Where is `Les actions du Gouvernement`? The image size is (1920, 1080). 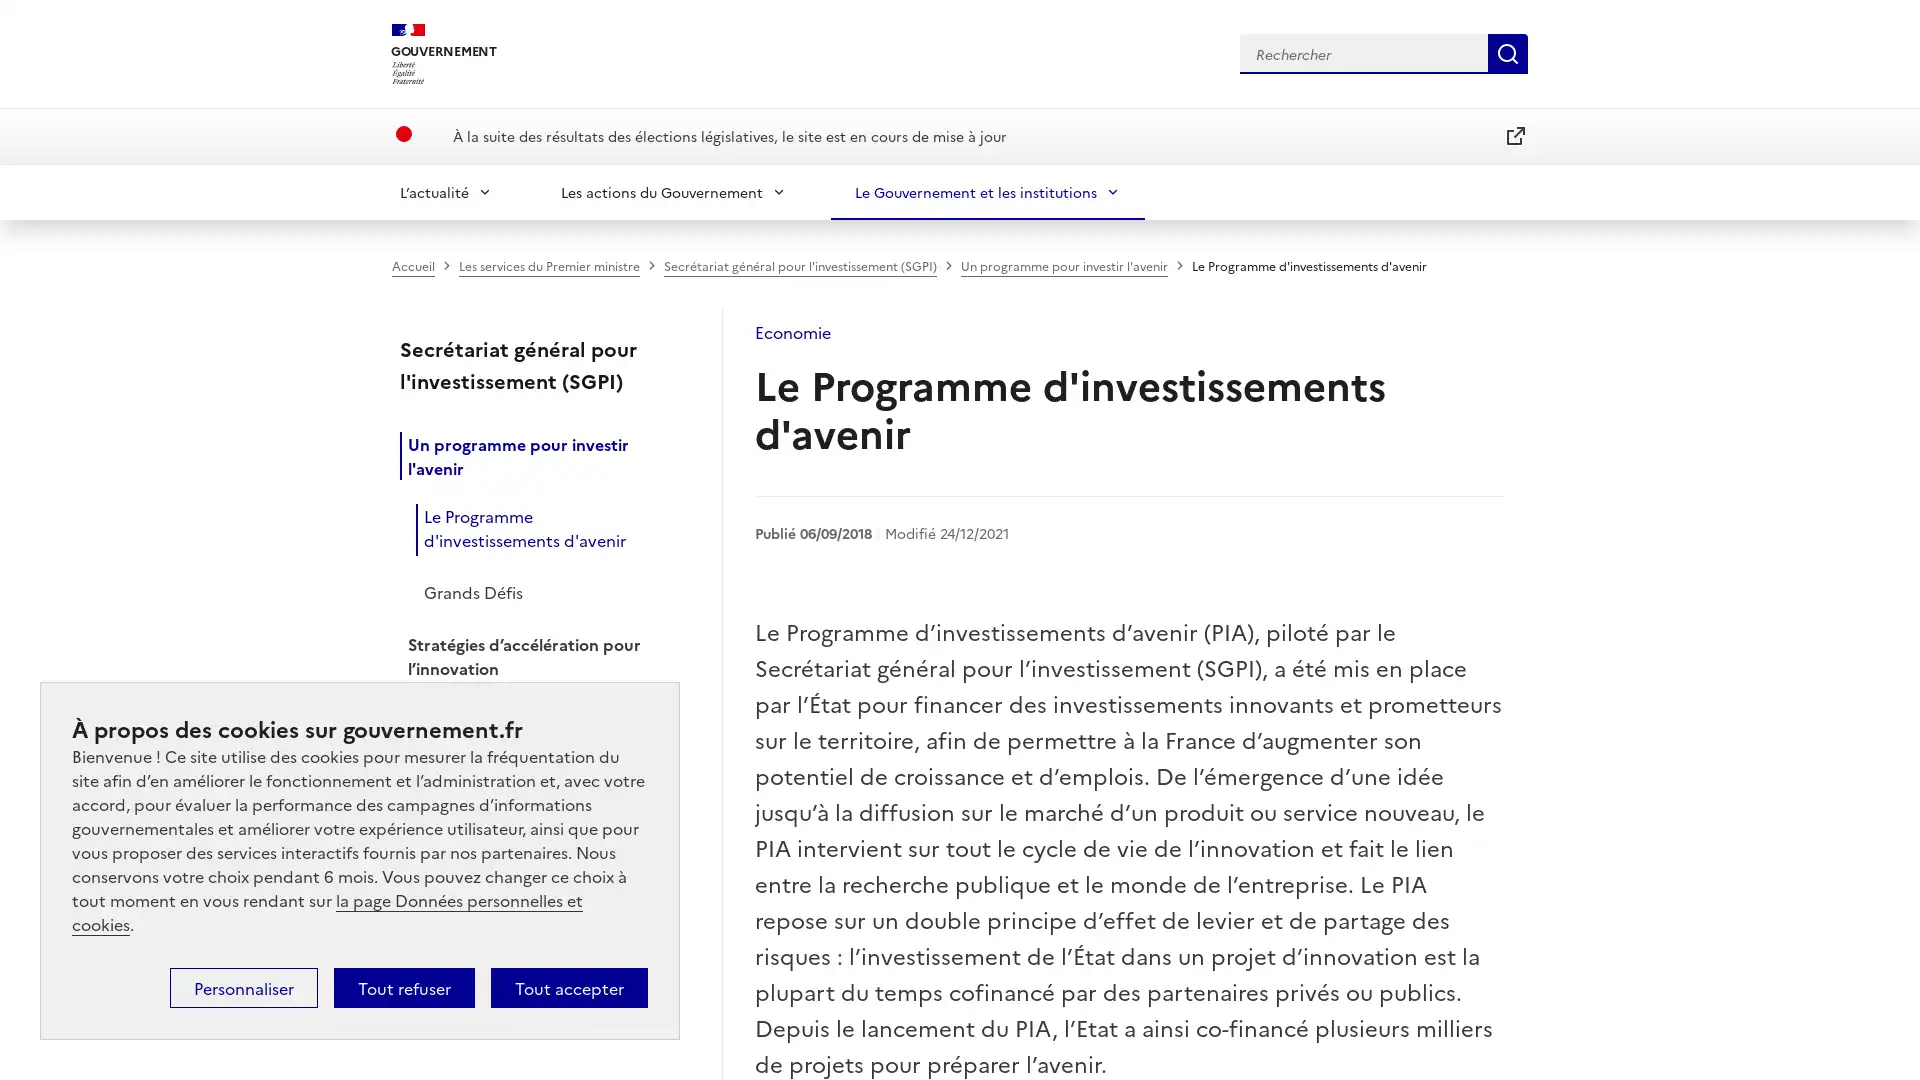
Les actions du Gouvernement is located at coordinates (673, 191).